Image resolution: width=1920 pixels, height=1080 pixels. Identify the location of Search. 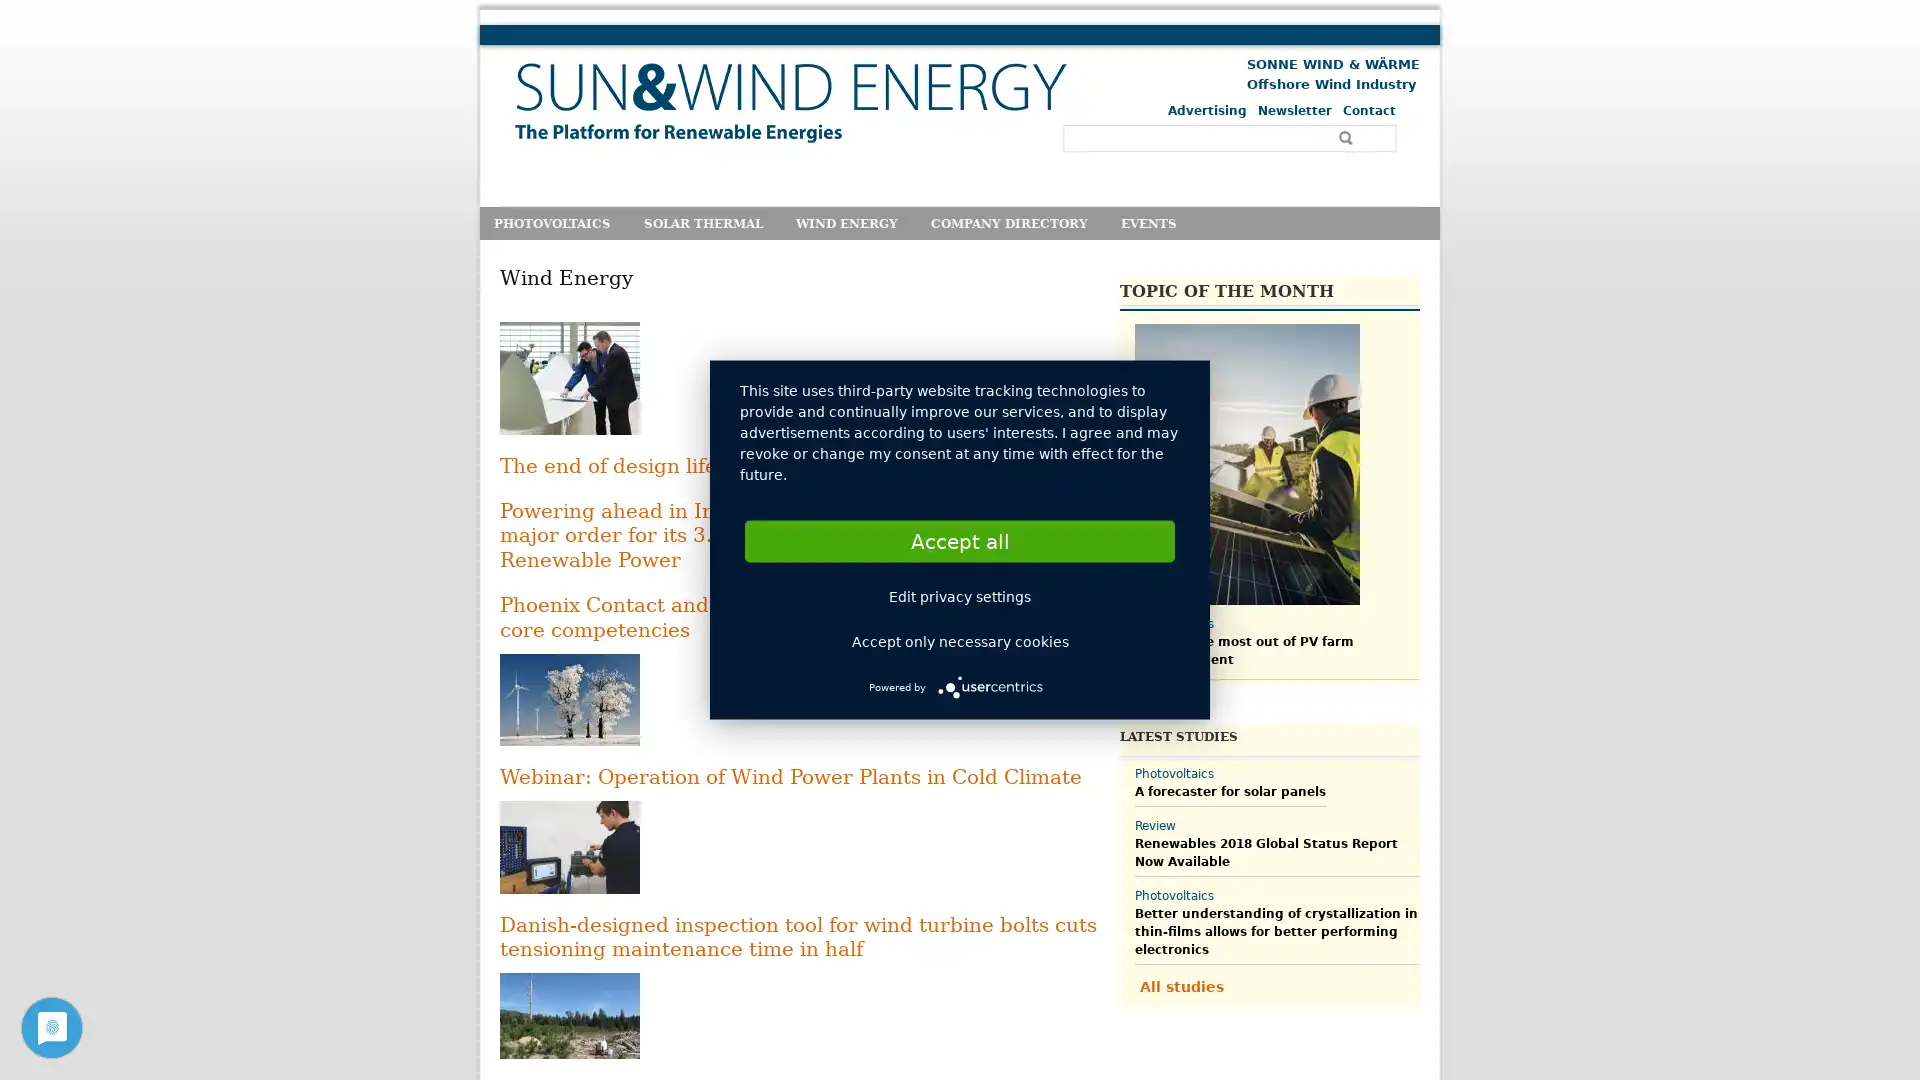
(1348, 137).